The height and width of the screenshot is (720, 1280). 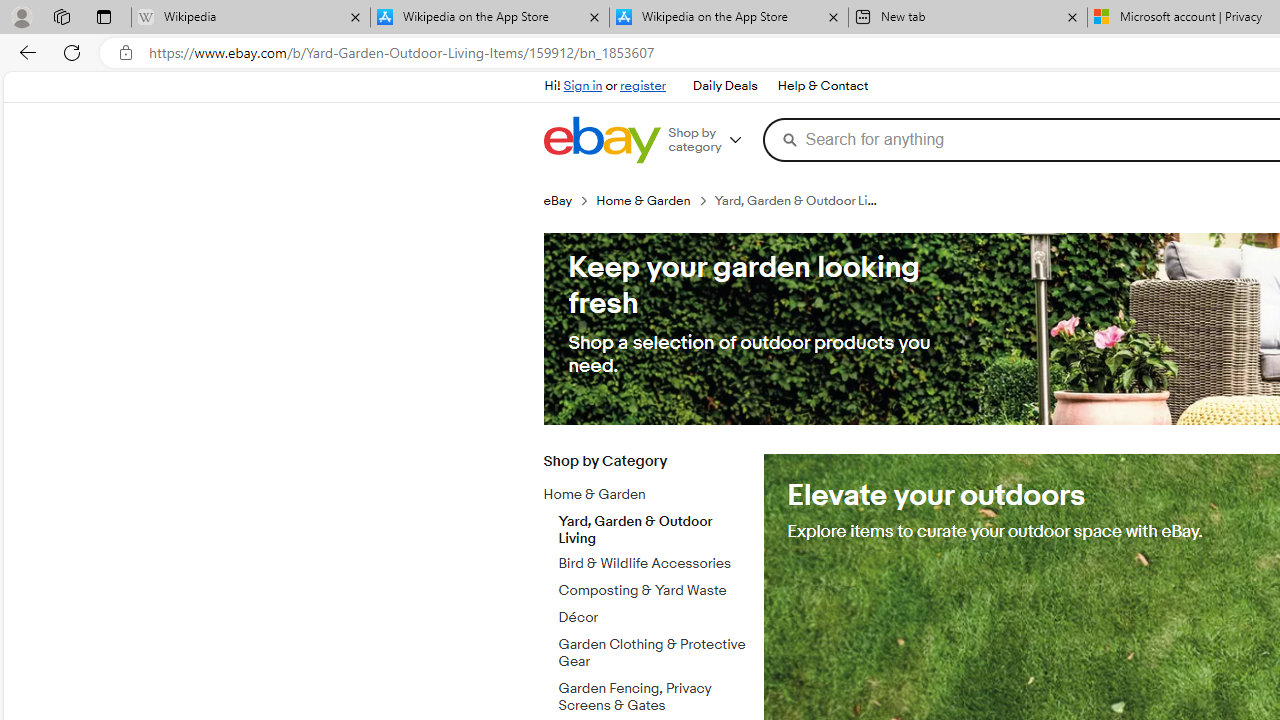 I want to click on 'eBay Home', so click(x=600, y=139).